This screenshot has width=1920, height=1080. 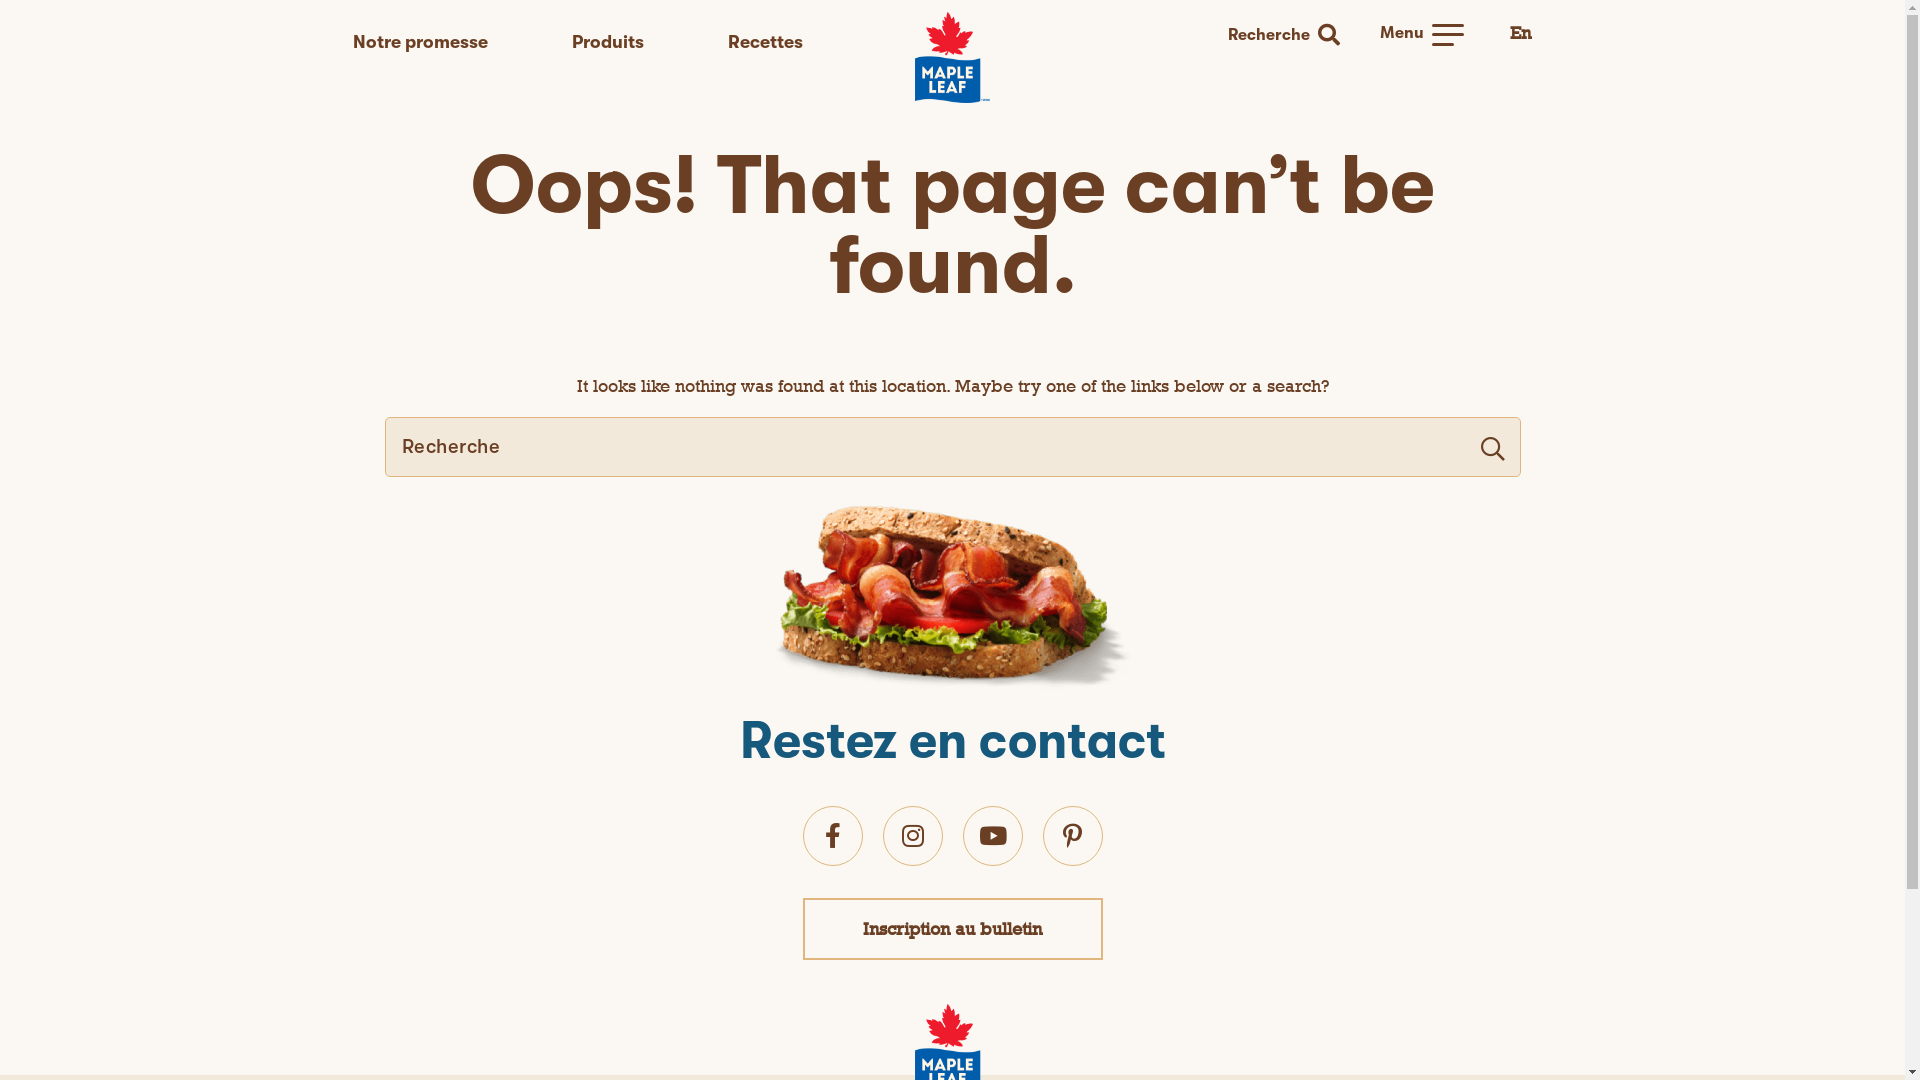 What do you see at coordinates (418, 42) in the screenshot?
I see `'Notre promesse'` at bounding box center [418, 42].